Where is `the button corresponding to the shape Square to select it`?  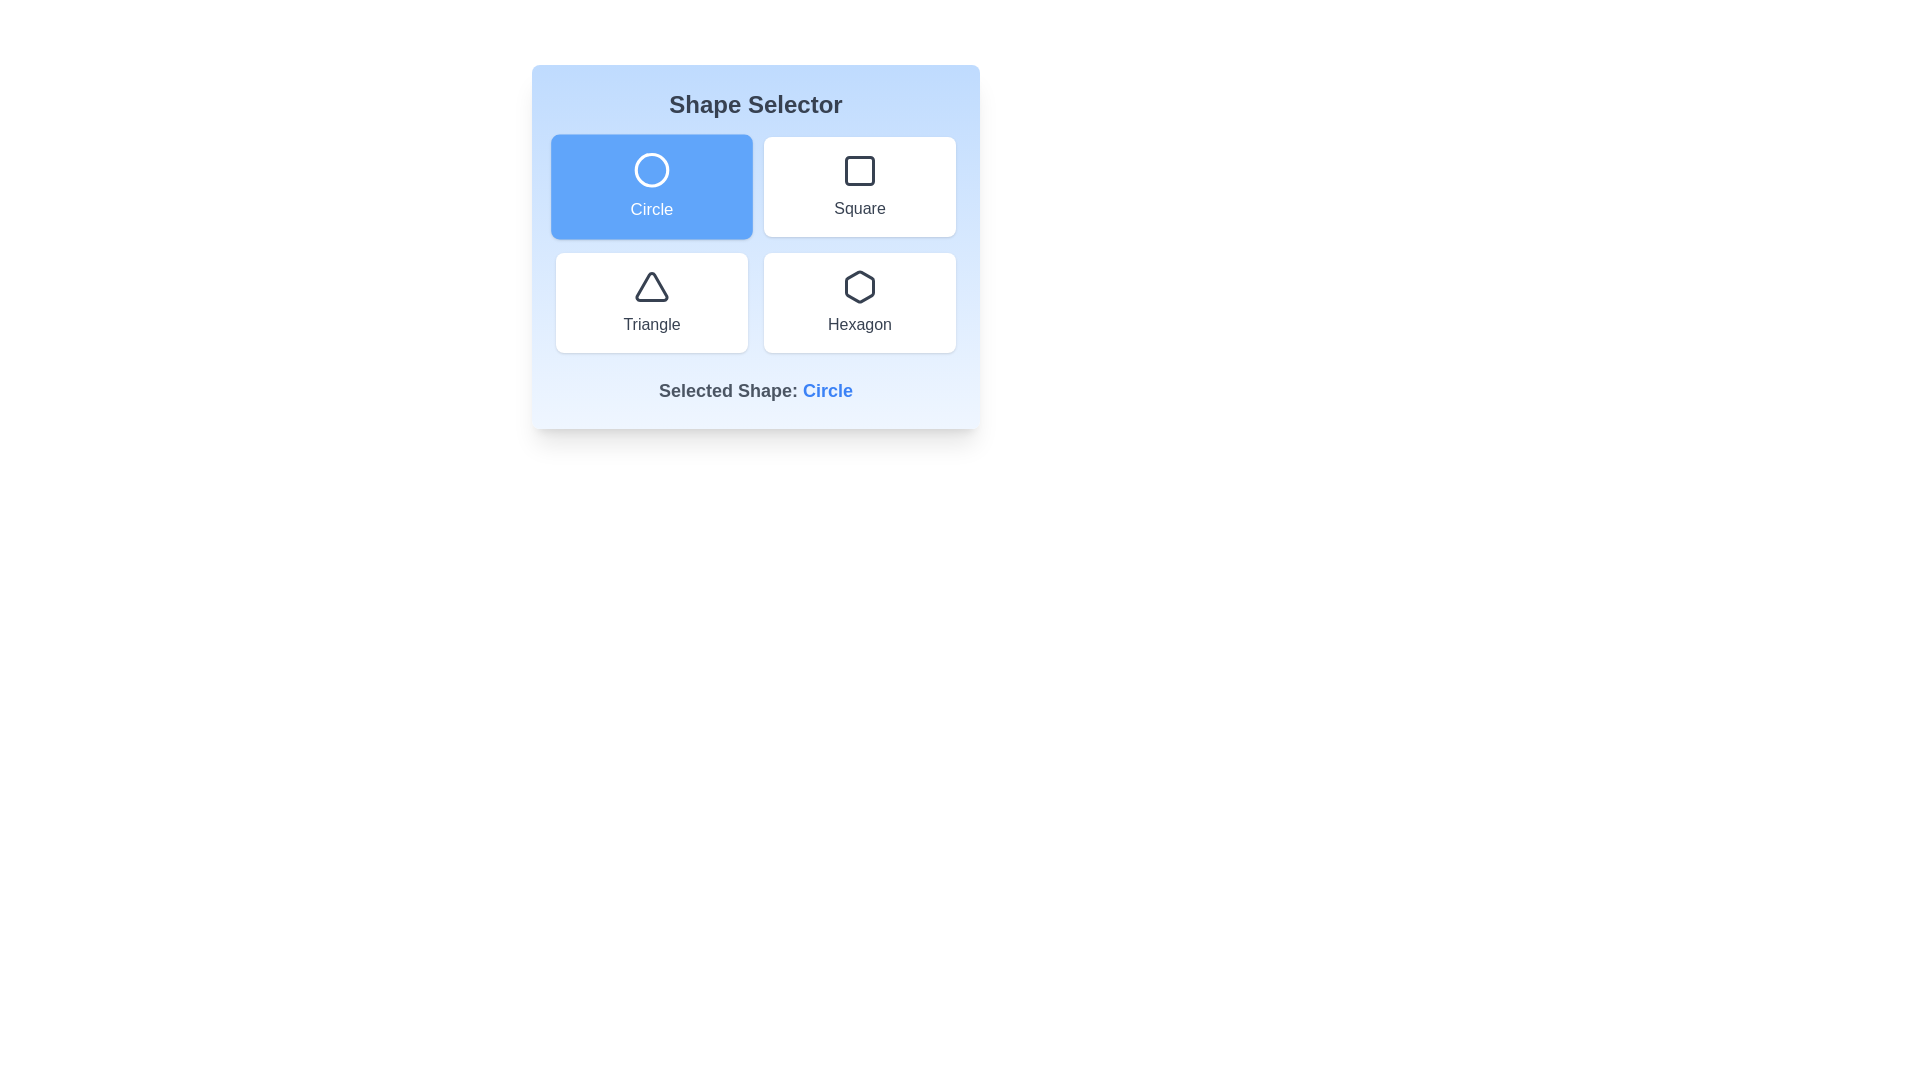 the button corresponding to the shape Square to select it is located at coordinates (859, 186).